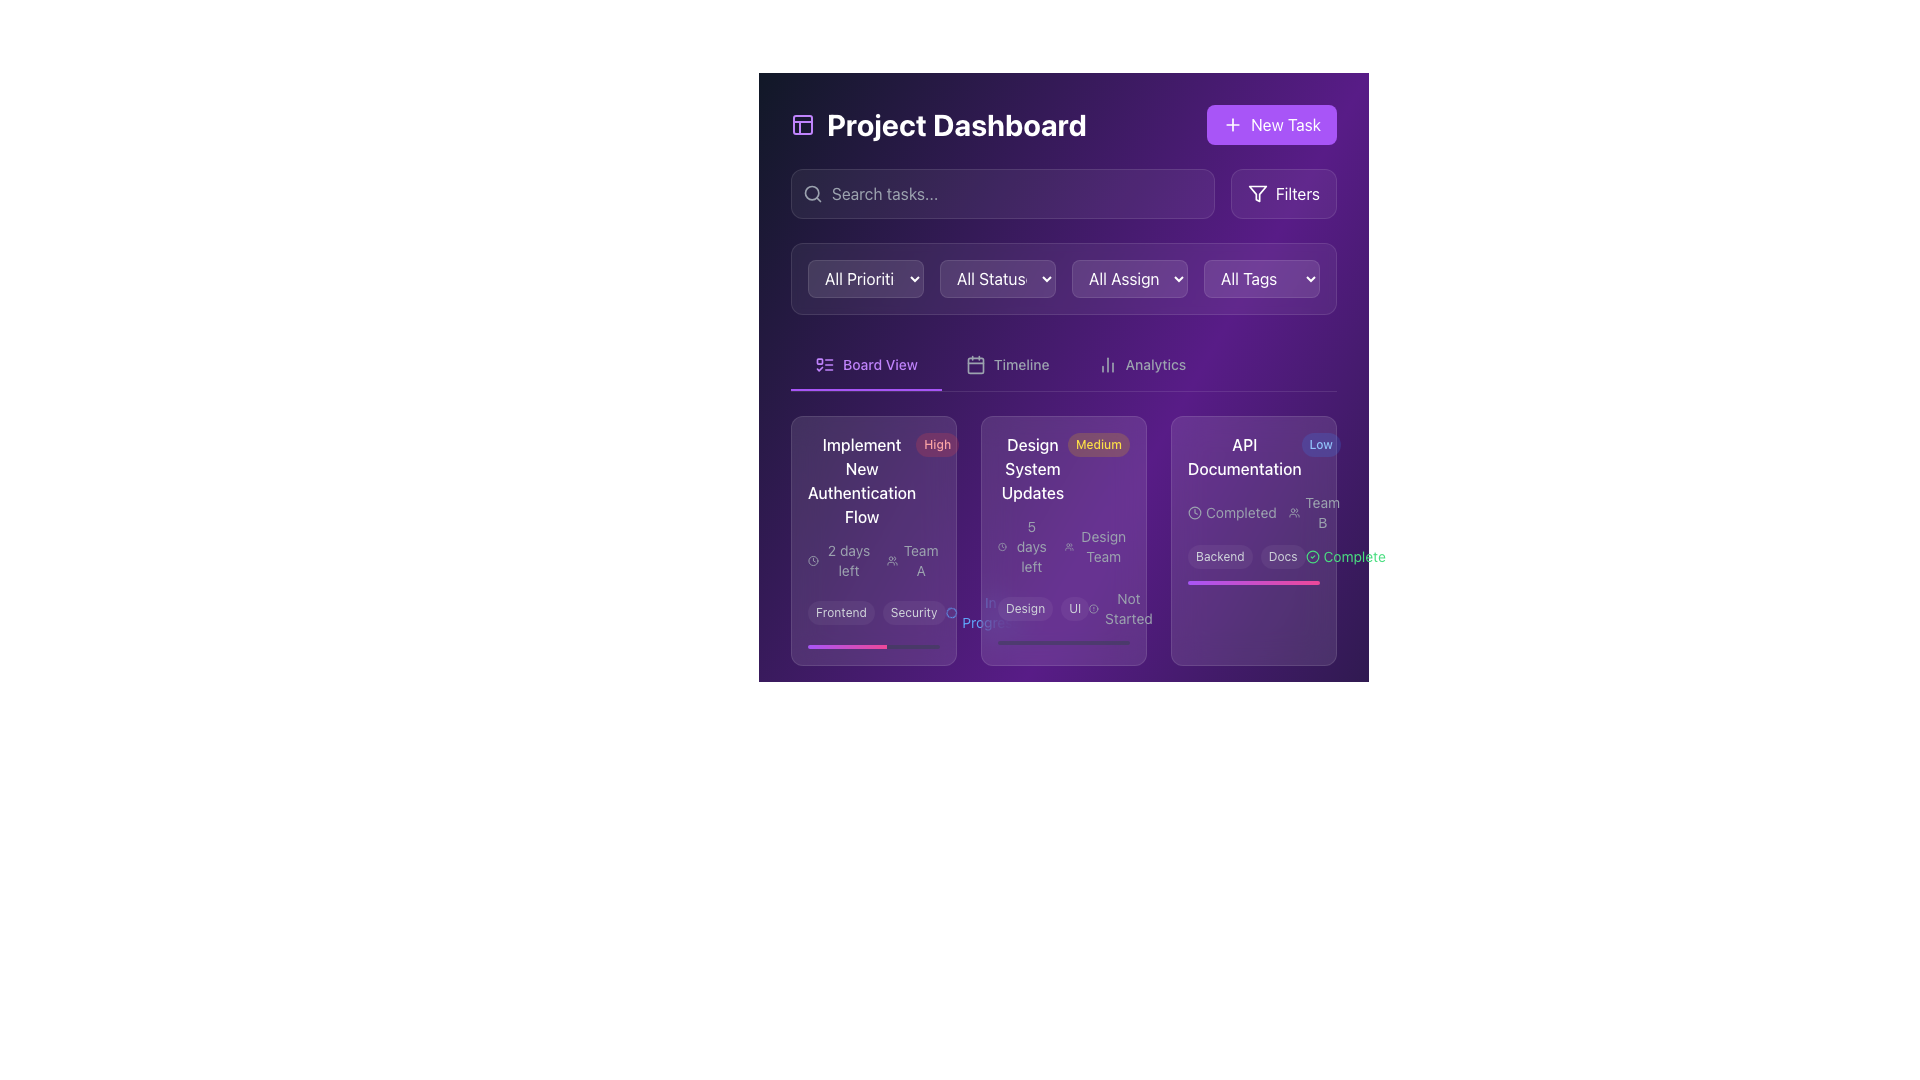  What do you see at coordinates (802, 124) in the screenshot?
I see `the icon representing the dashboard feature, located to the left of the 'Project Dashboard' text` at bounding box center [802, 124].